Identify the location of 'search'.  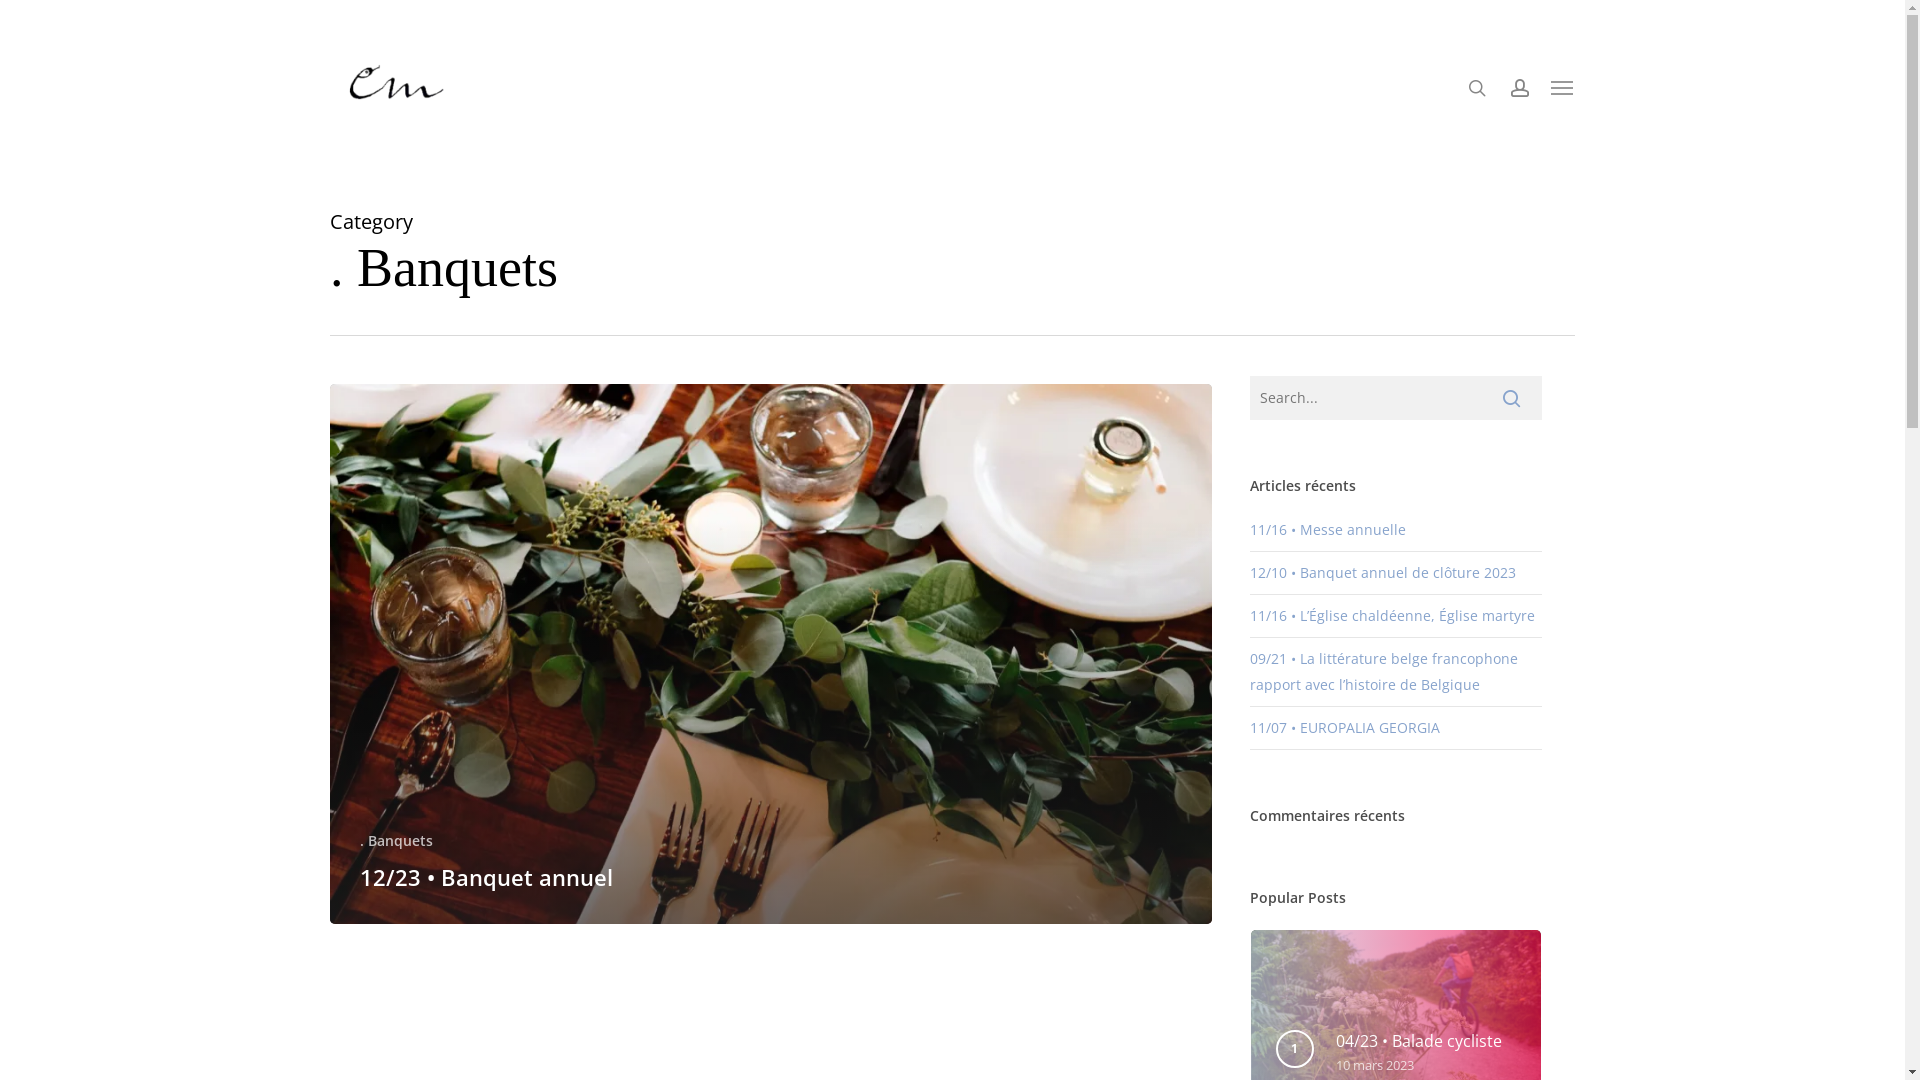
(1477, 87).